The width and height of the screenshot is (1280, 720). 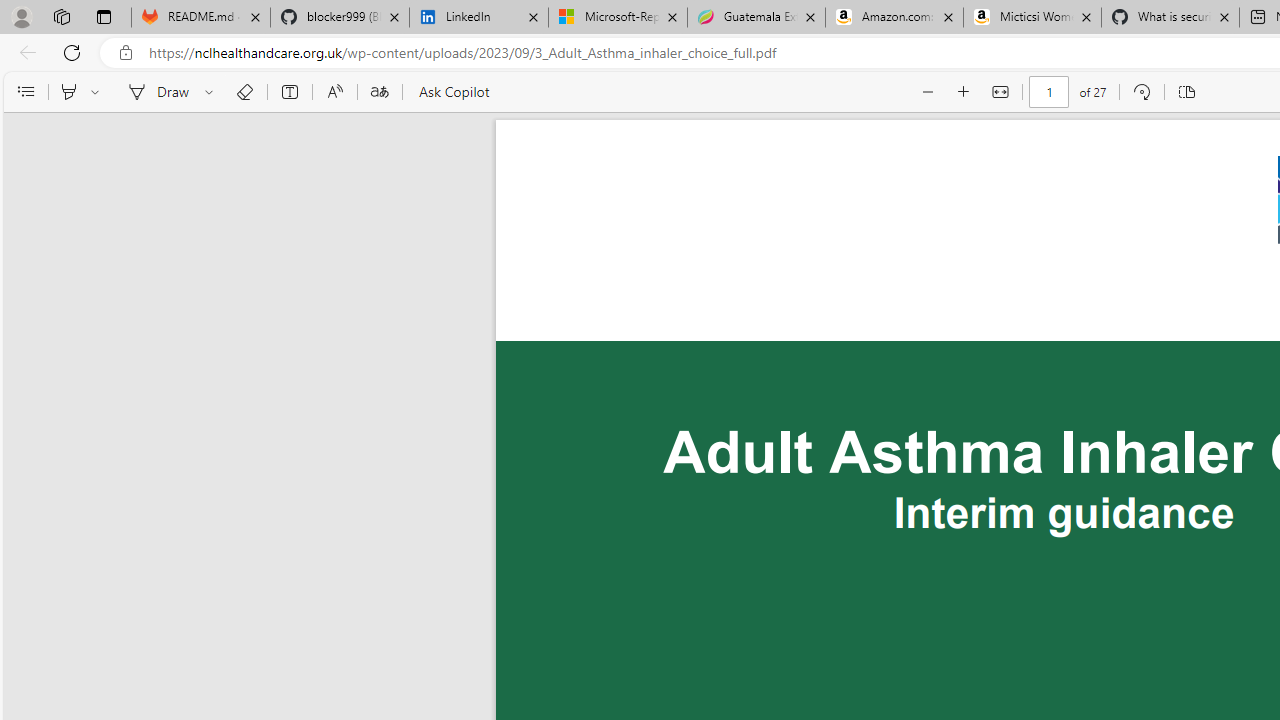 What do you see at coordinates (1048, 92) in the screenshot?
I see `'Page number'` at bounding box center [1048, 92].